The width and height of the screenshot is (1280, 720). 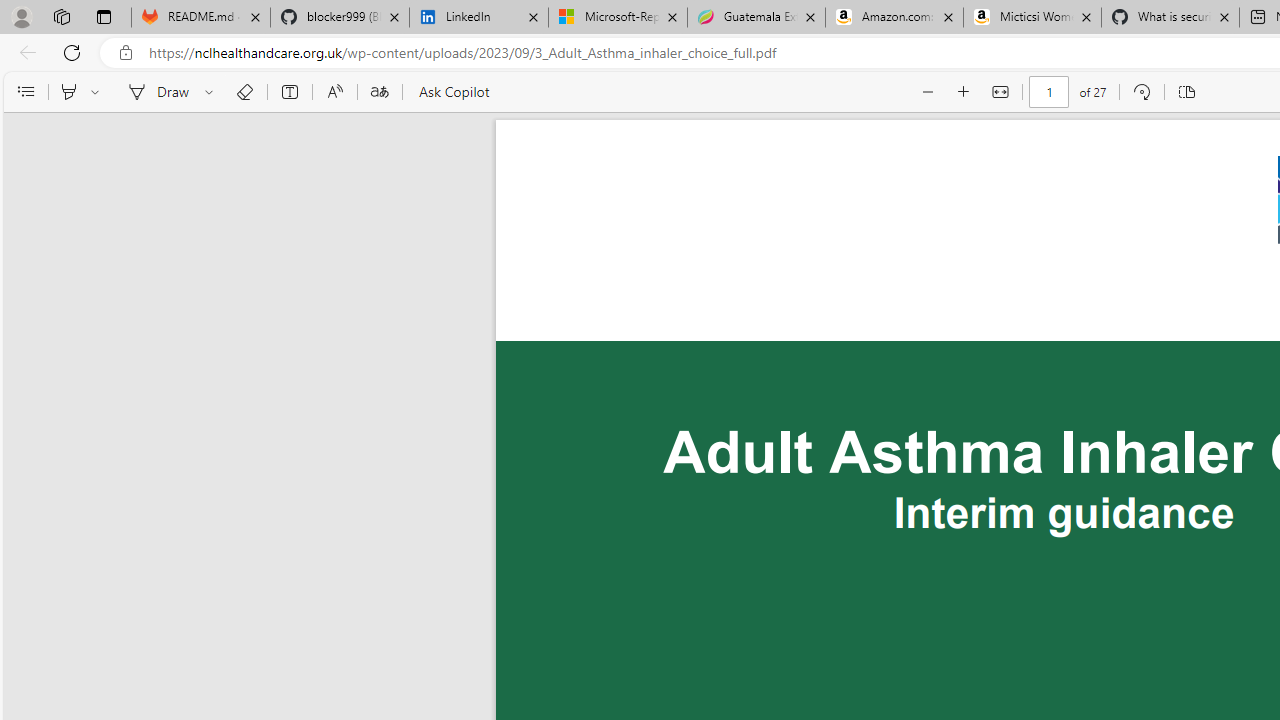 What do you see at coordinates (1048, 92) in the screenshot?
I see `'Page number'` at bounding box center [1048, 92].